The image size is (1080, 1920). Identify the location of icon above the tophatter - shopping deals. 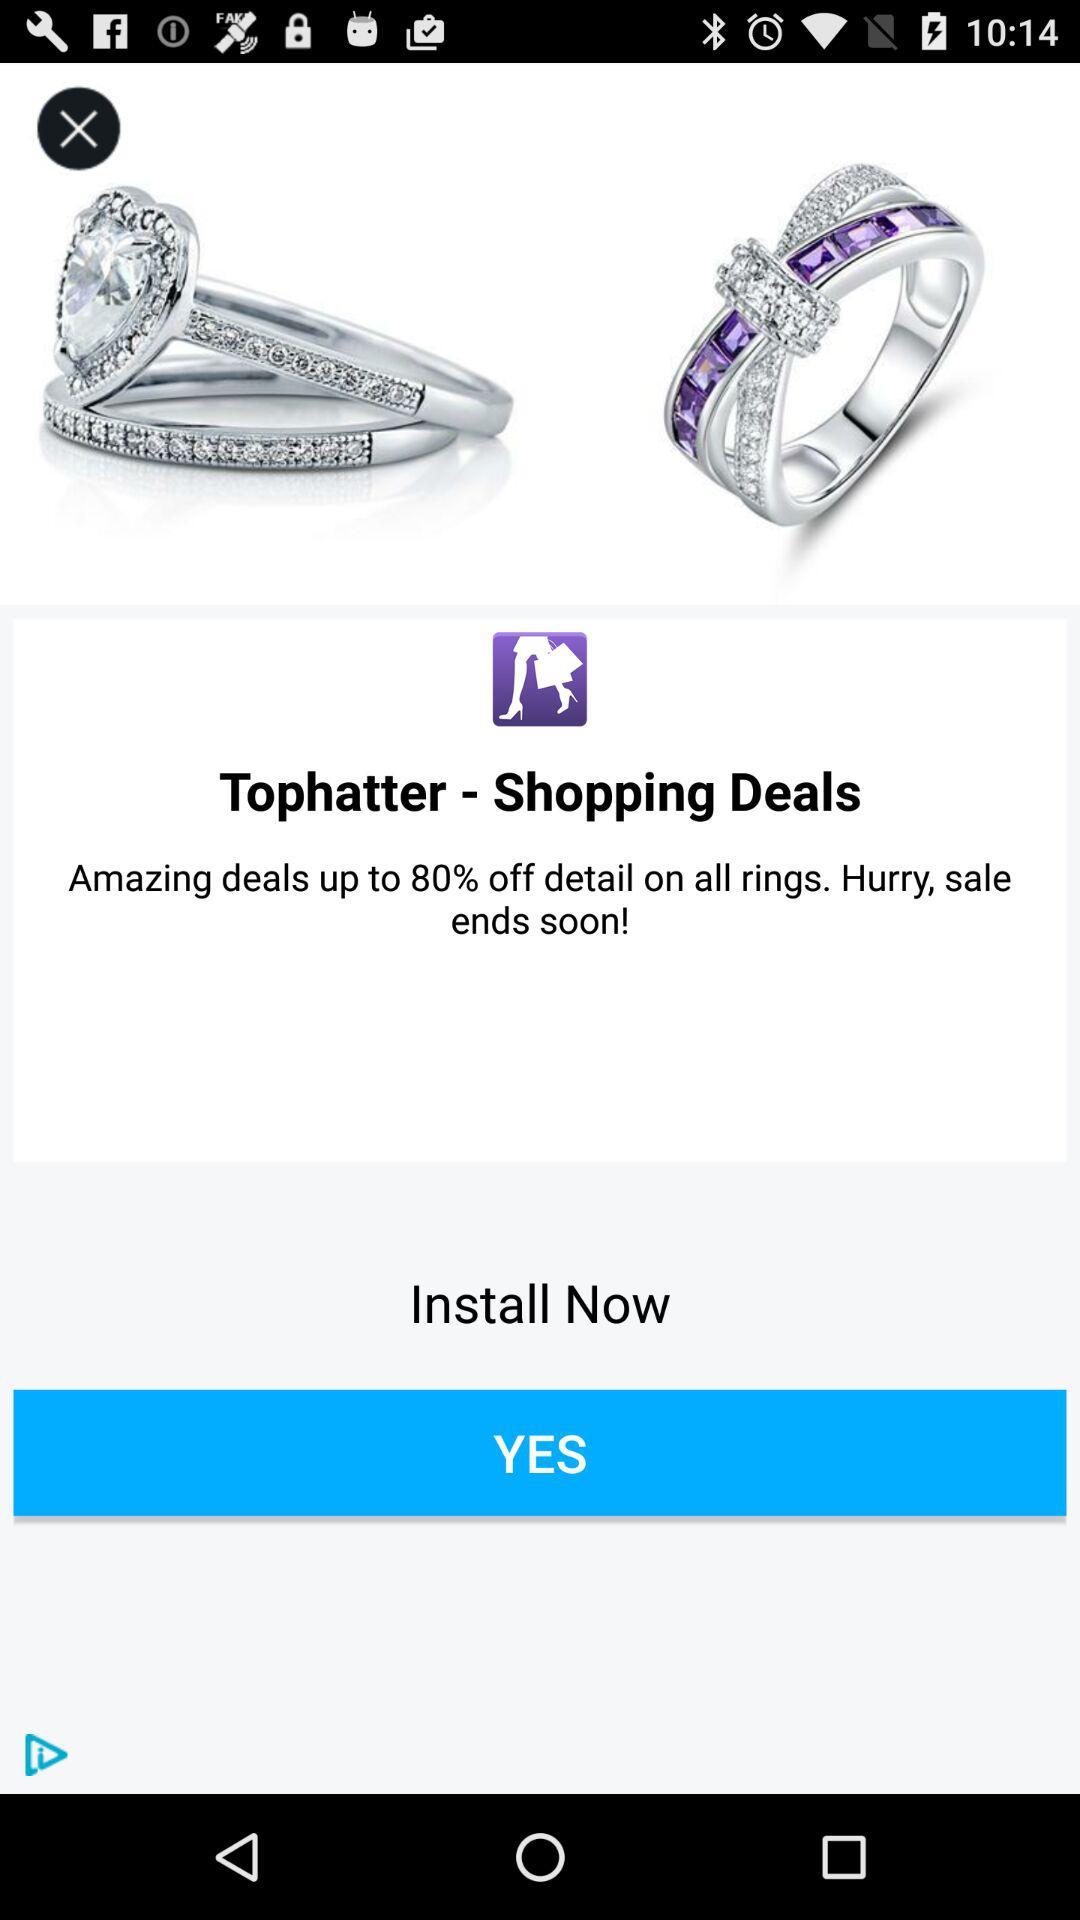
(77, 128).